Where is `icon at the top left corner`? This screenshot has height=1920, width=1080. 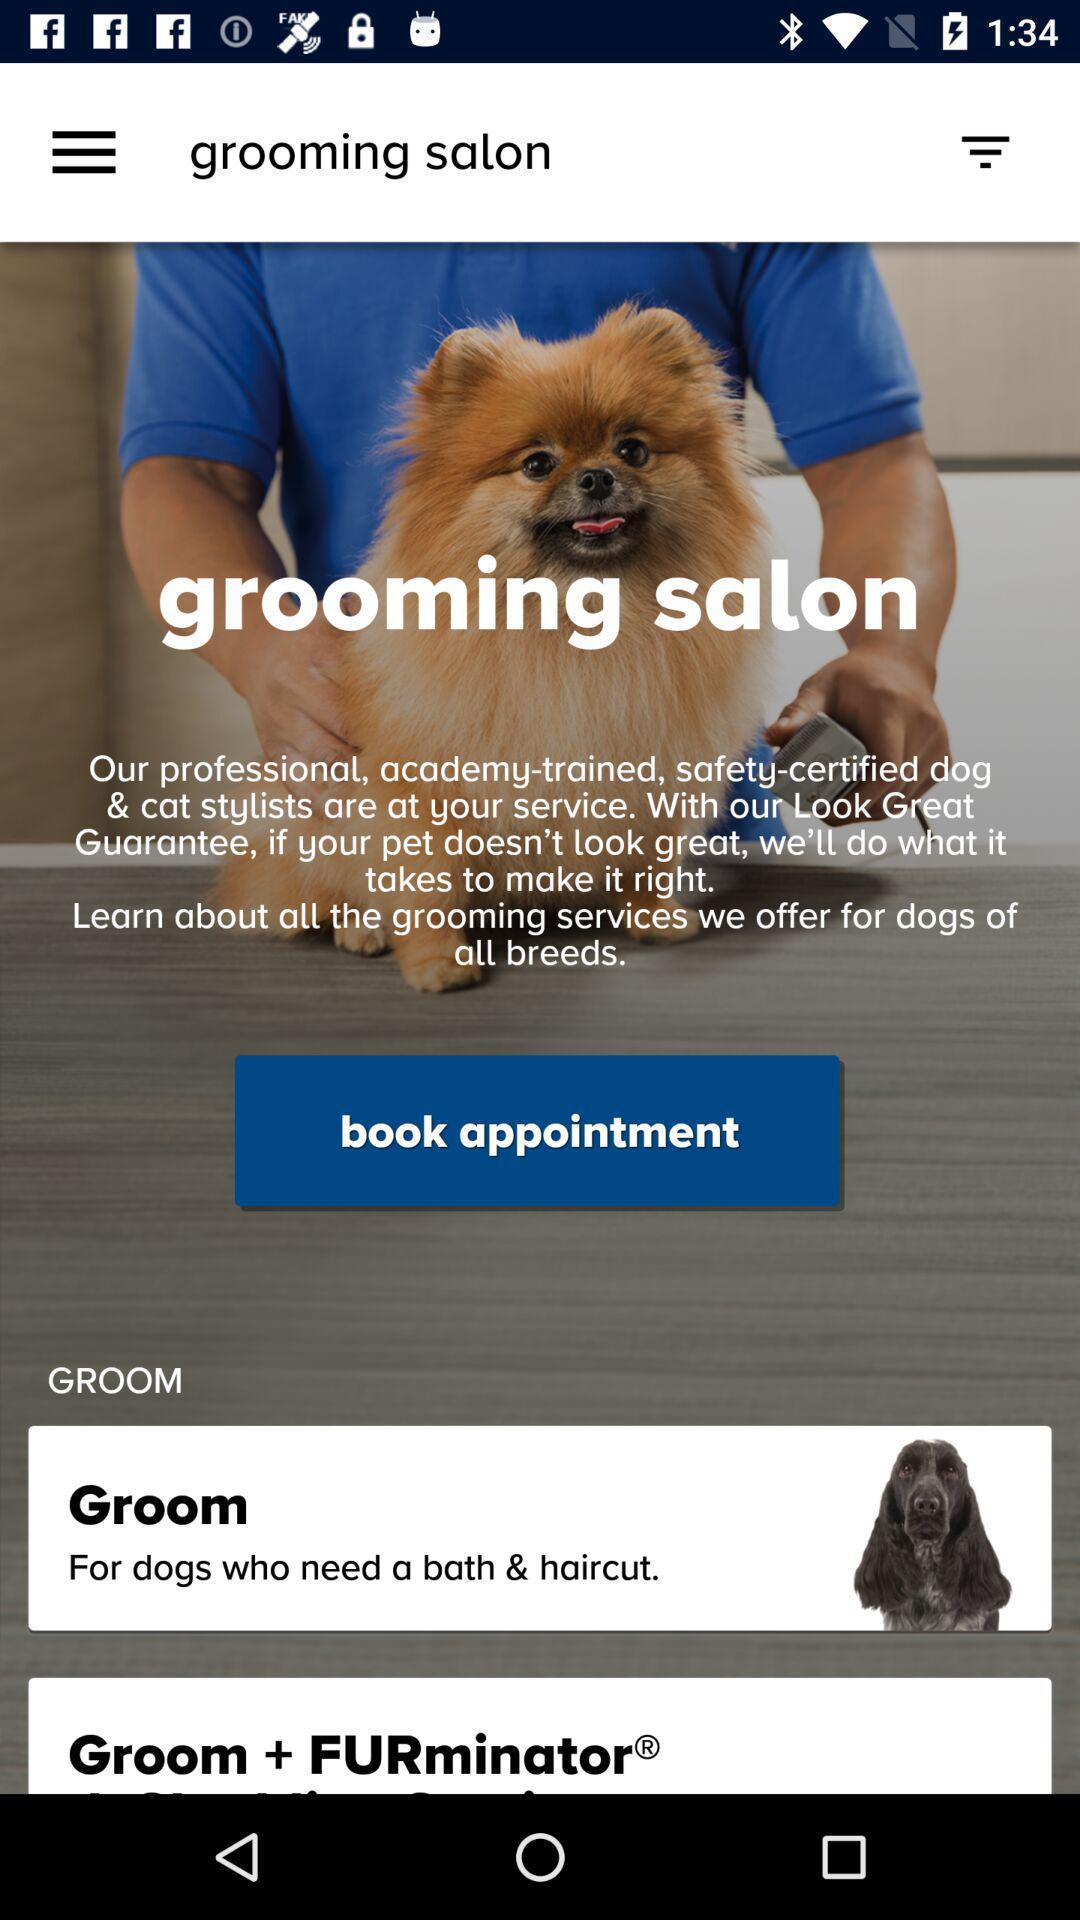 icon at the top left corner is located at coordinates (83, 151).